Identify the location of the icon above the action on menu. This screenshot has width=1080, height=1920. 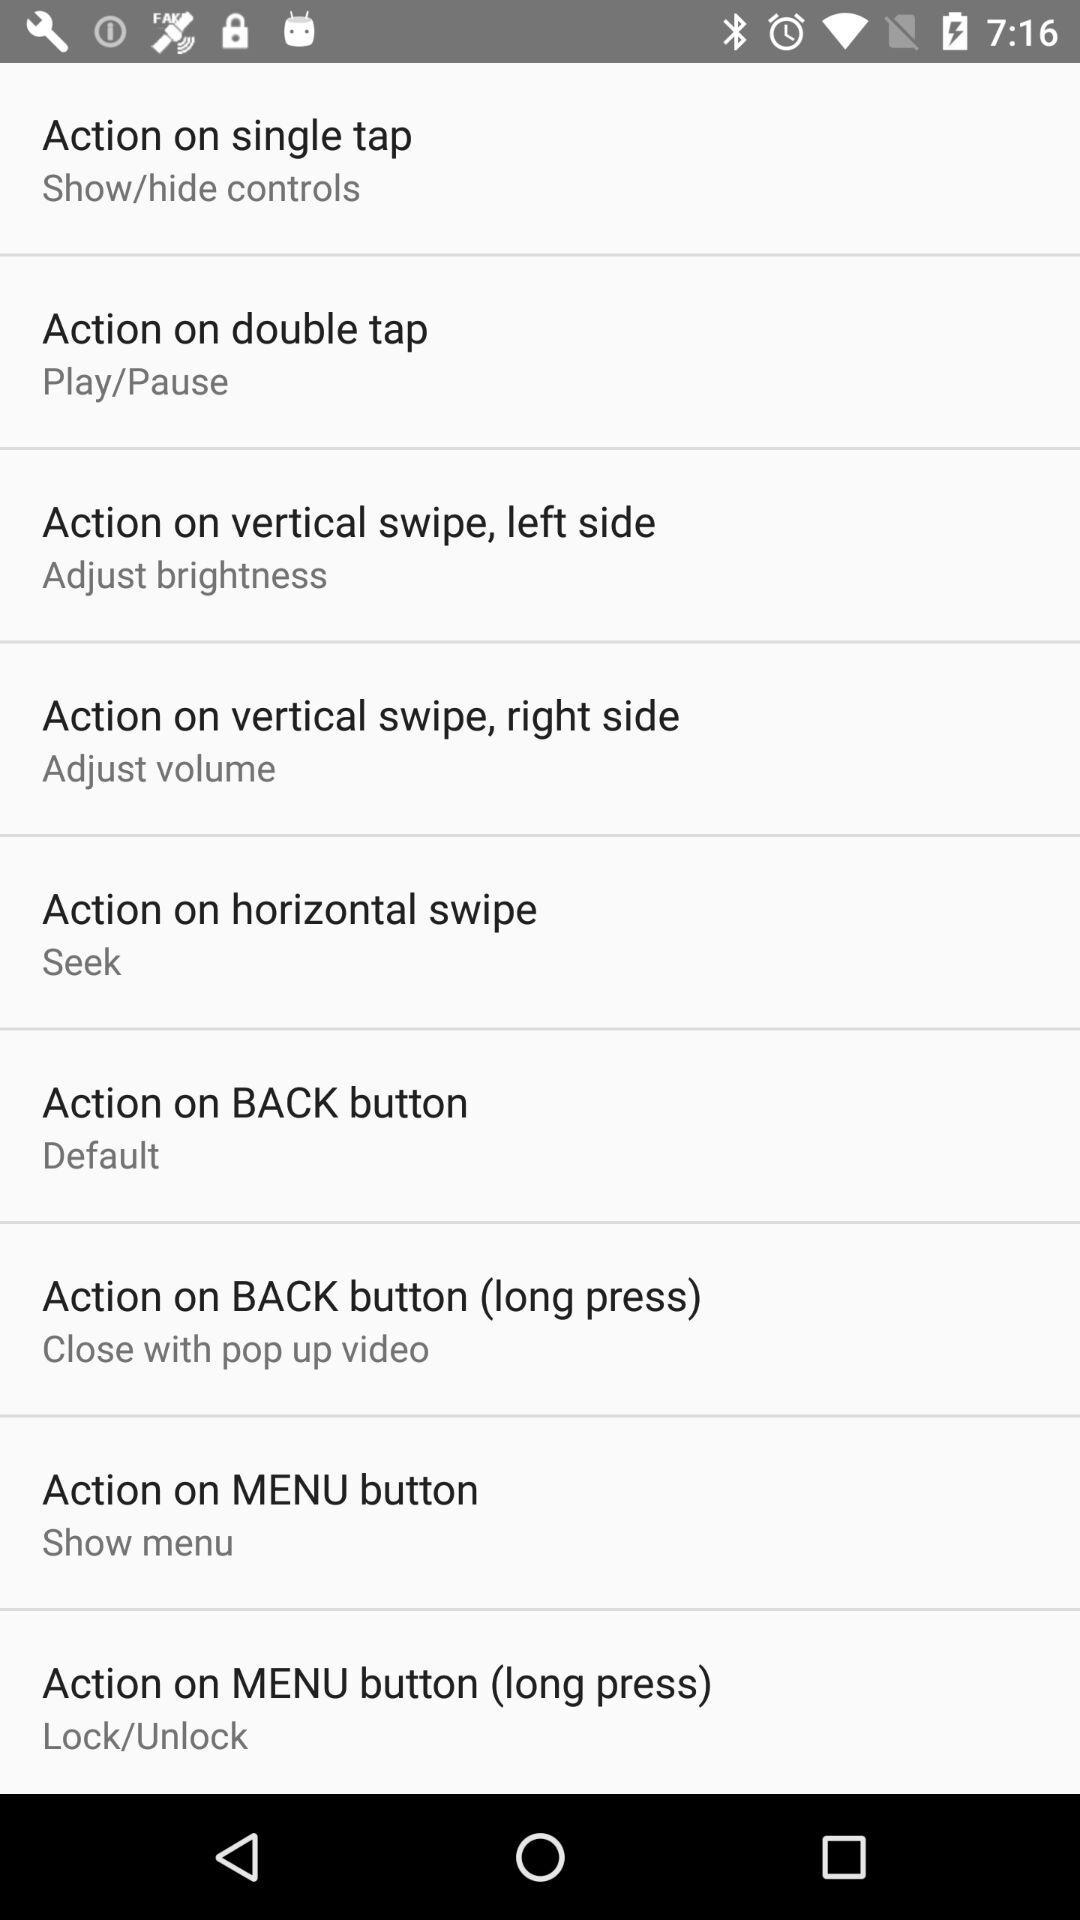
(234, 1347).